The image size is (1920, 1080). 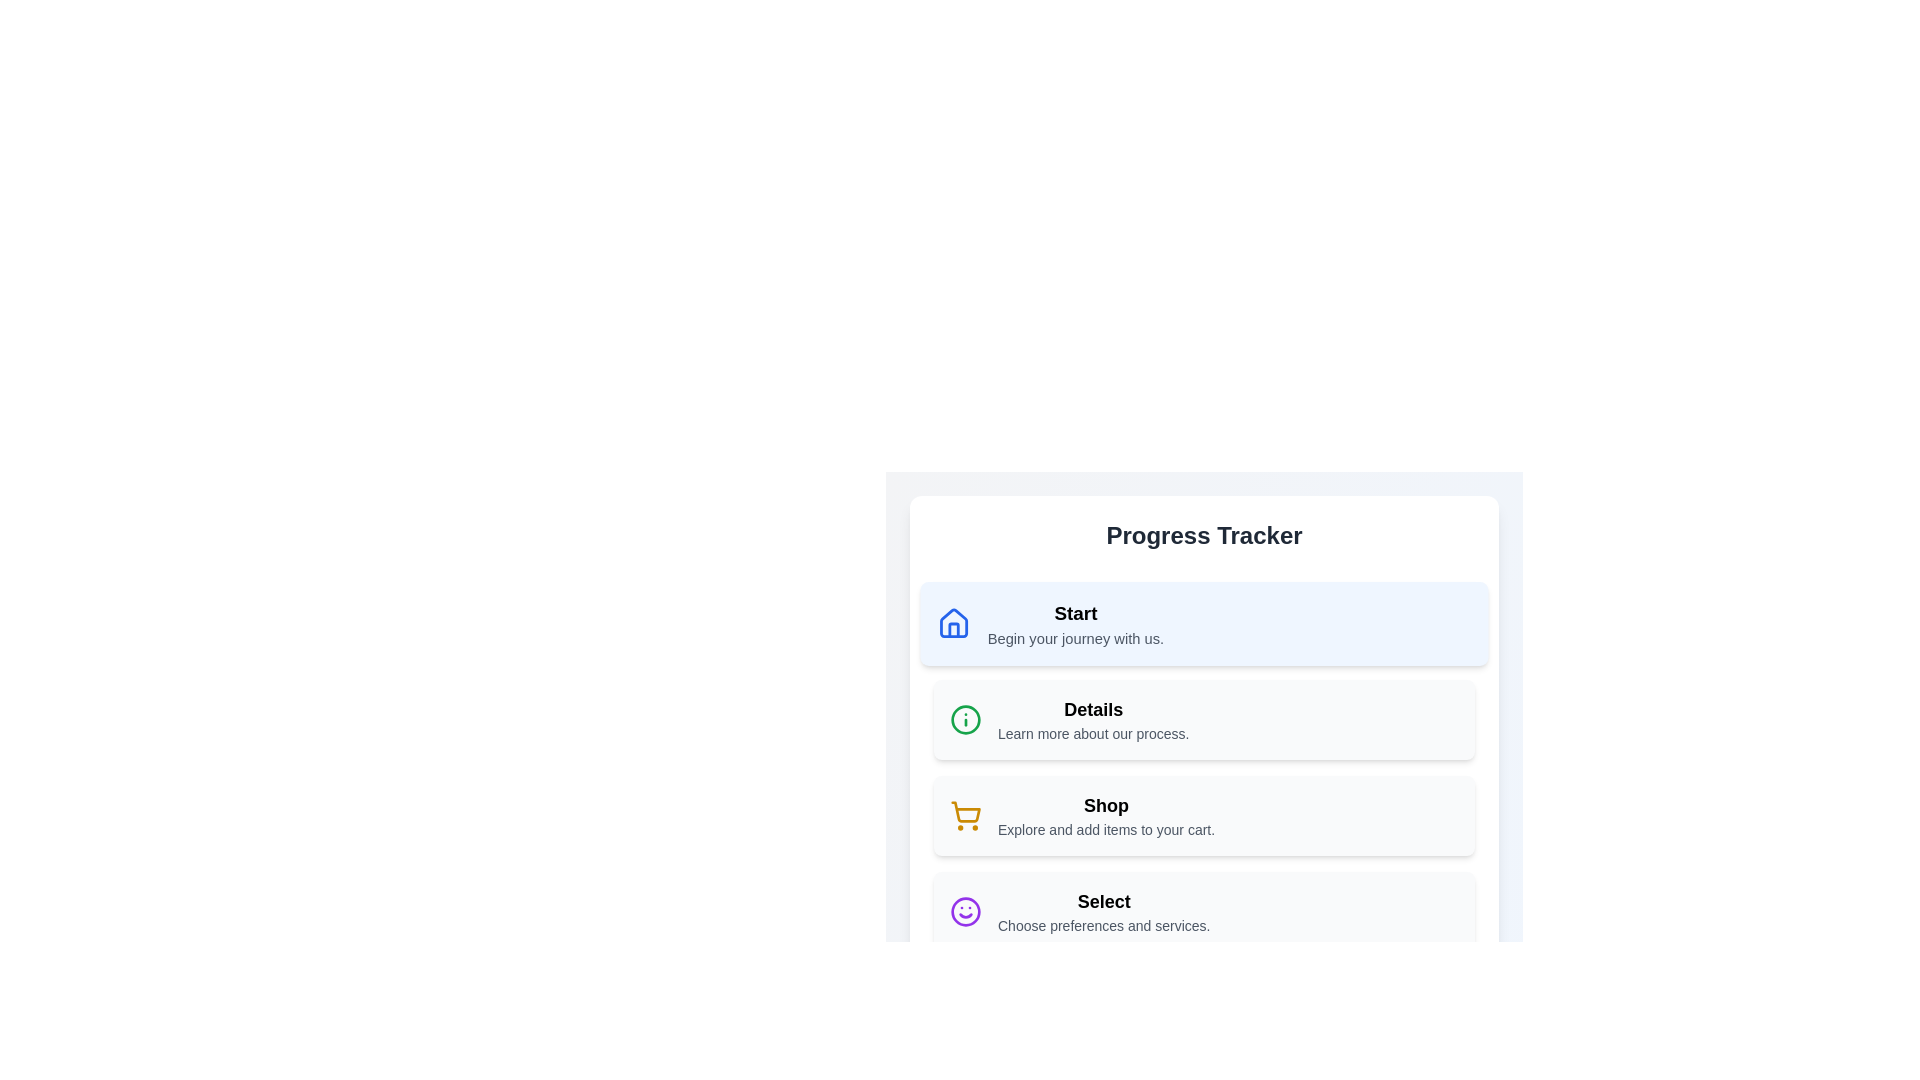 What do you see at coordinates (1103, 925) in the screenshot?
I see `the static text element reading 'Choose preferences and services.' which is located beneath the 'Select' title in the progress tracker display` at bounding box center [1103, 925].